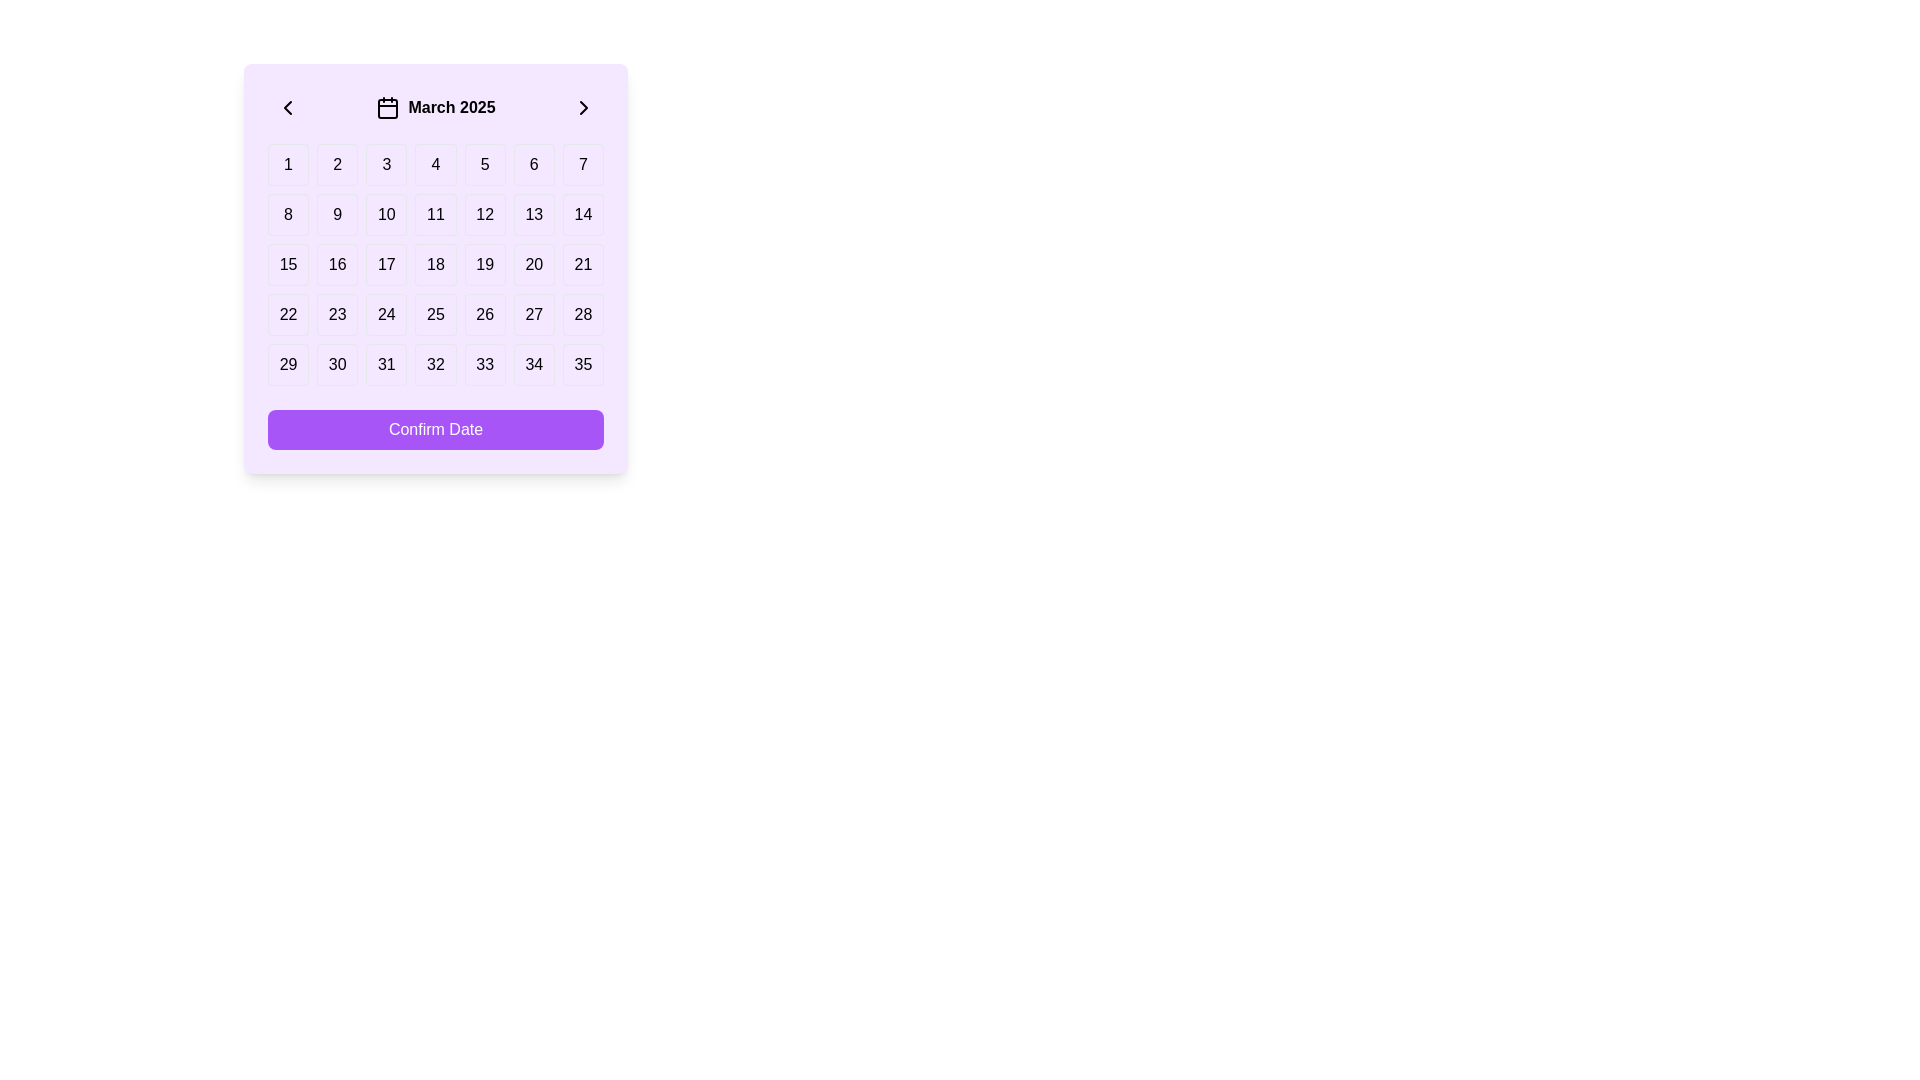 Image resolution: width=1920 pixels, height=1080 pixels. What do you see at coordinates (435, 365) in the screenshot?
I see `the Text Display Box representing the day '32' in the calendar interface, located in the fifth row and fourth column of a 7-column grid` at bounding box center [435, 365].